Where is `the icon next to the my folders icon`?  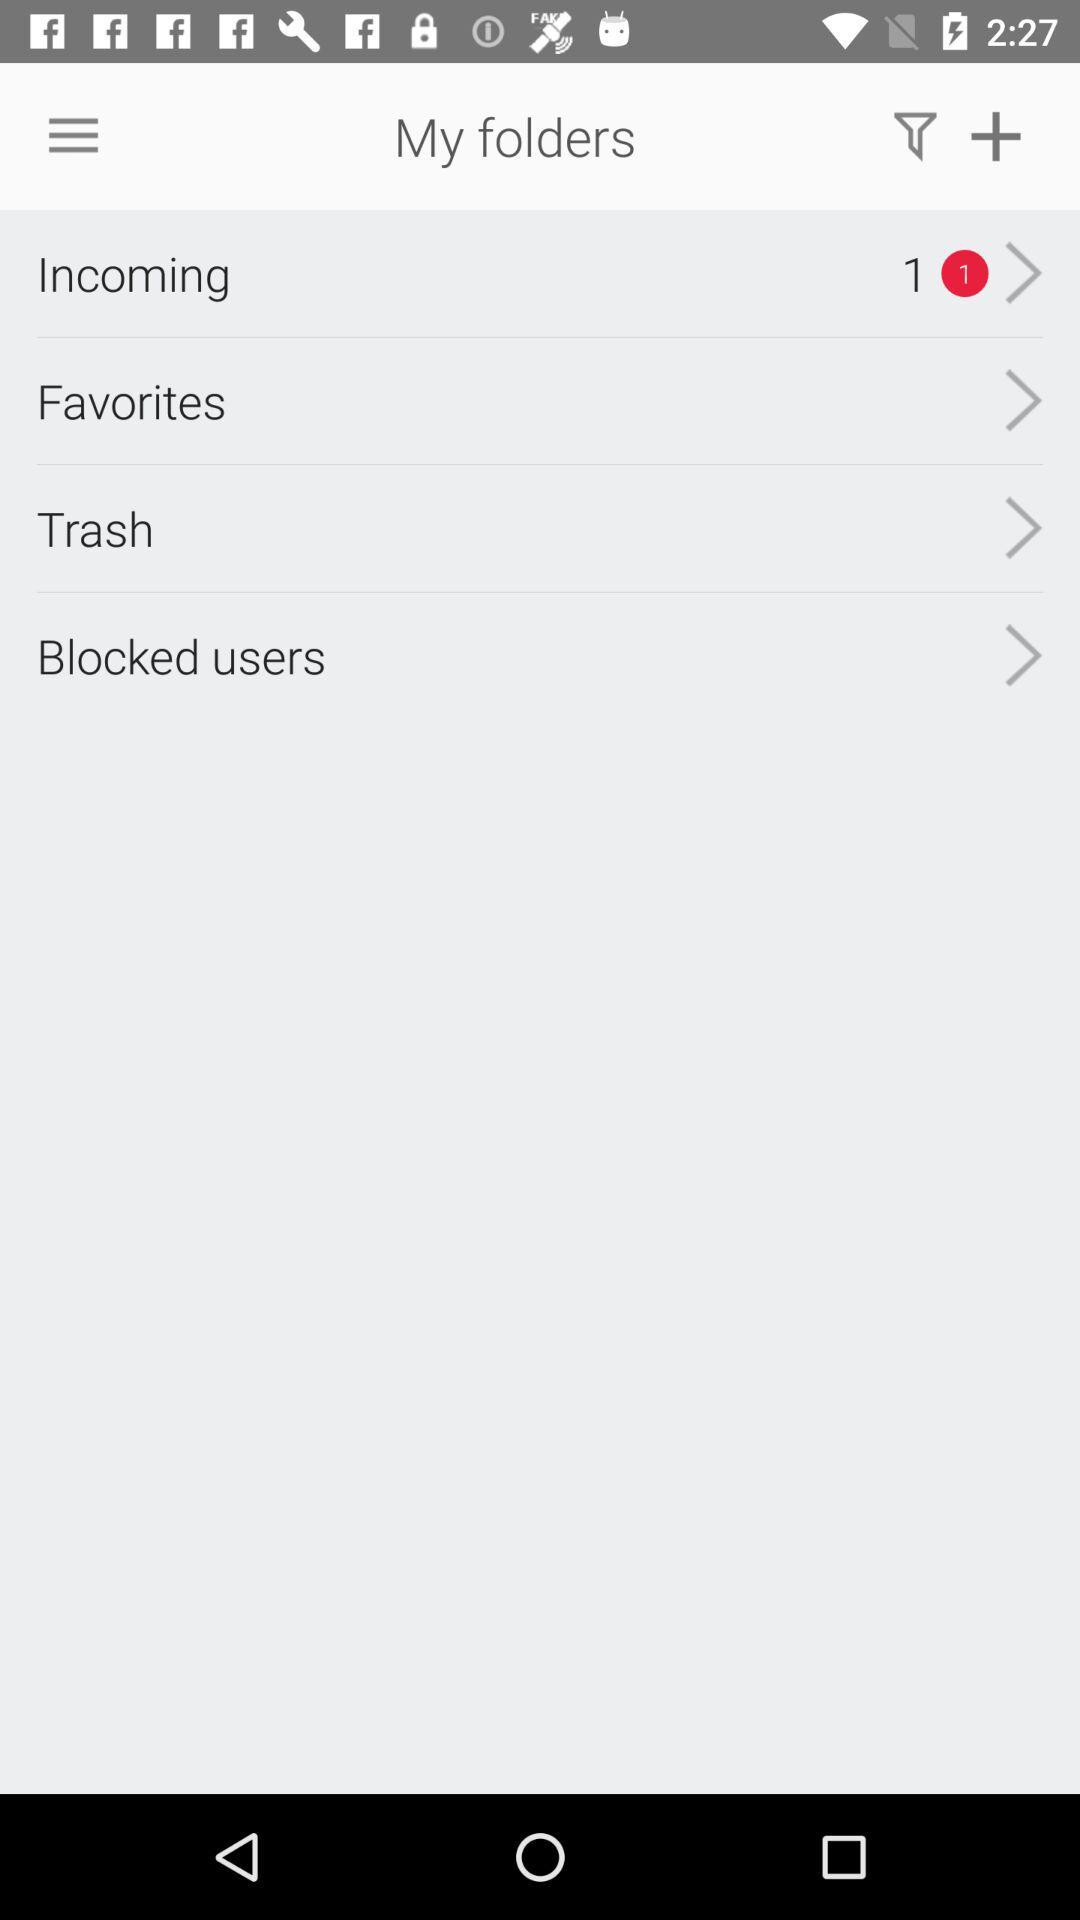 the icon next to the my folders icon is located at coordinates (915, 135).